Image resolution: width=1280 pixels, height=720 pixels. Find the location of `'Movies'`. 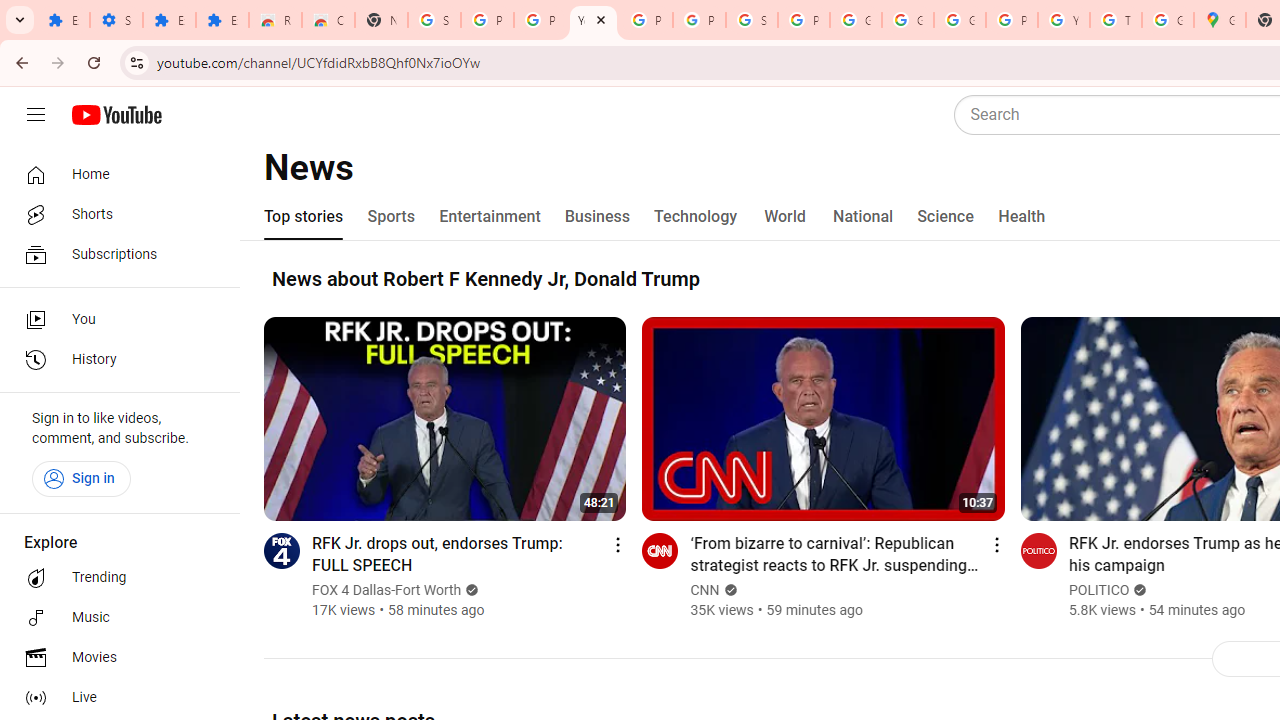

'Movies' is located at coordinates (112, 658).